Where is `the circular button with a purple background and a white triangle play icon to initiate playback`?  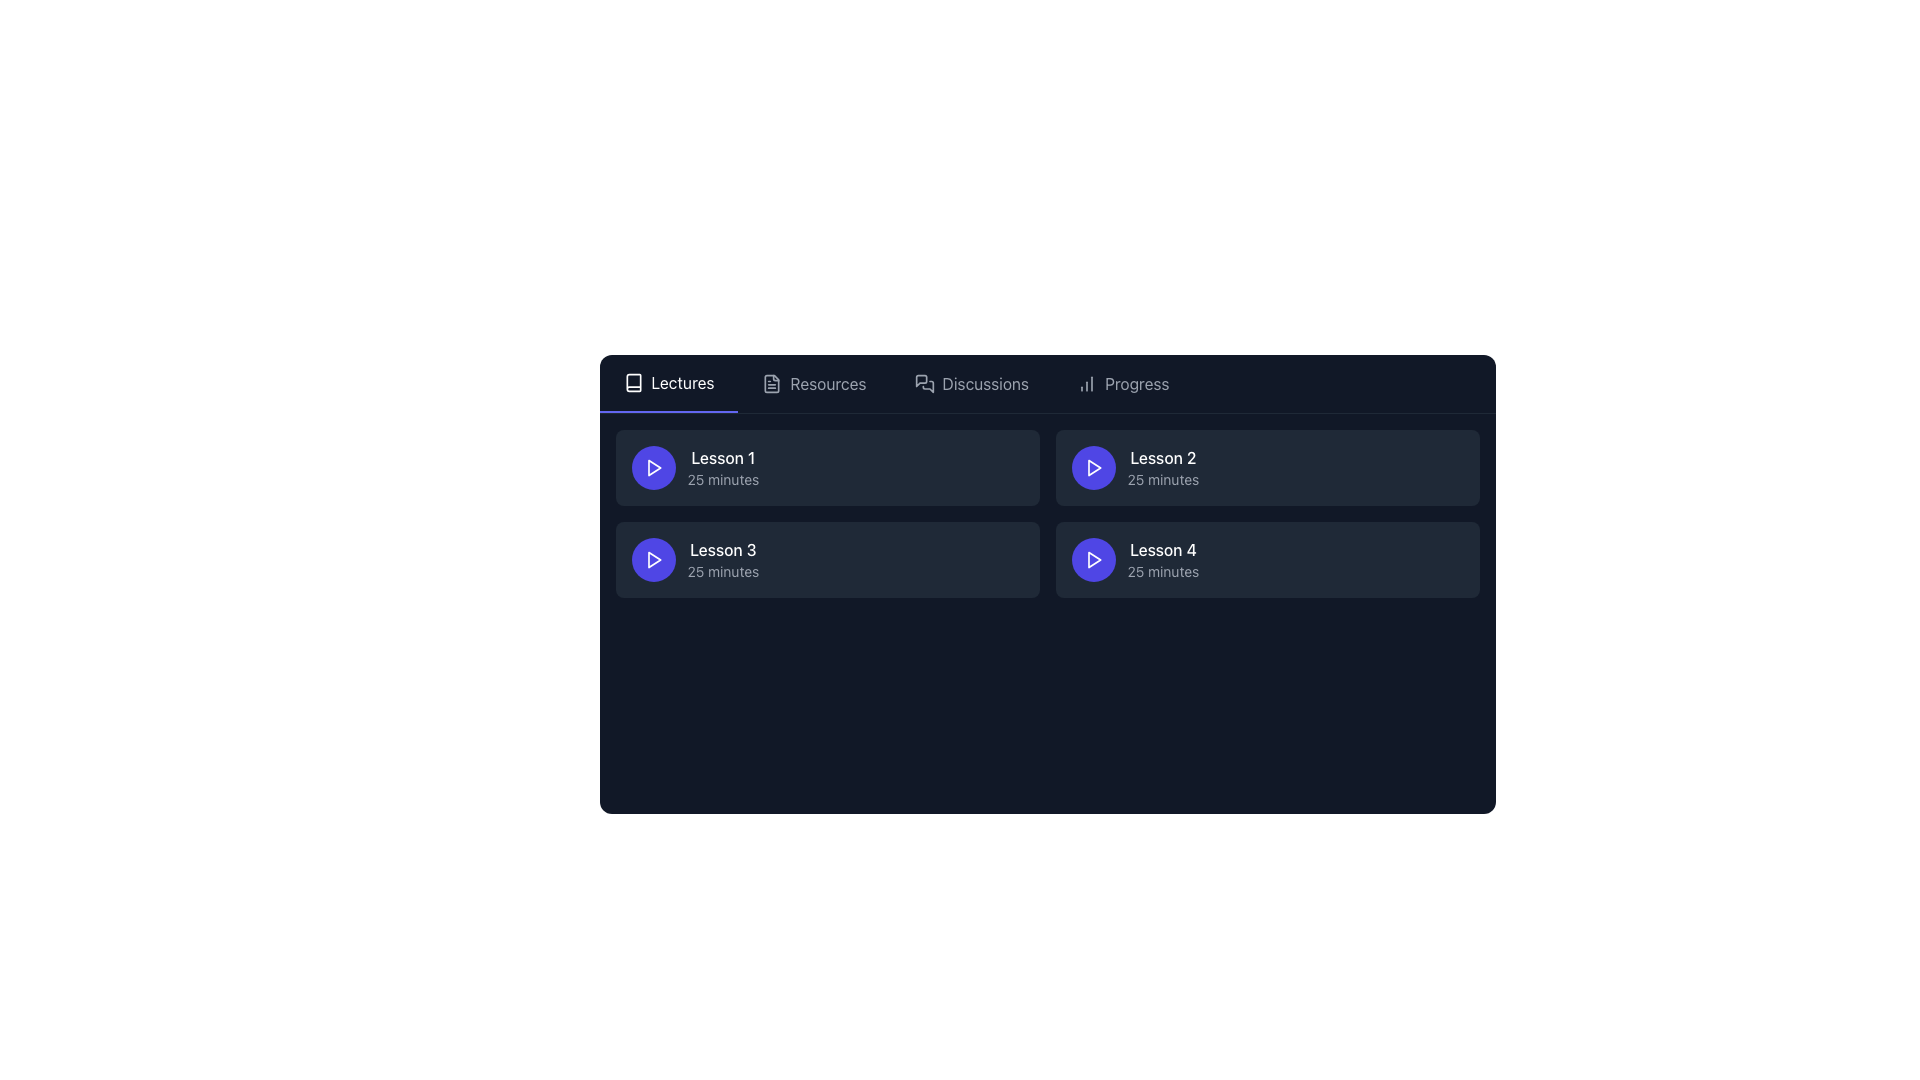
the circular button with a purple background and a white triangle play icon to initiate playback is located at coordinates (653, 467).